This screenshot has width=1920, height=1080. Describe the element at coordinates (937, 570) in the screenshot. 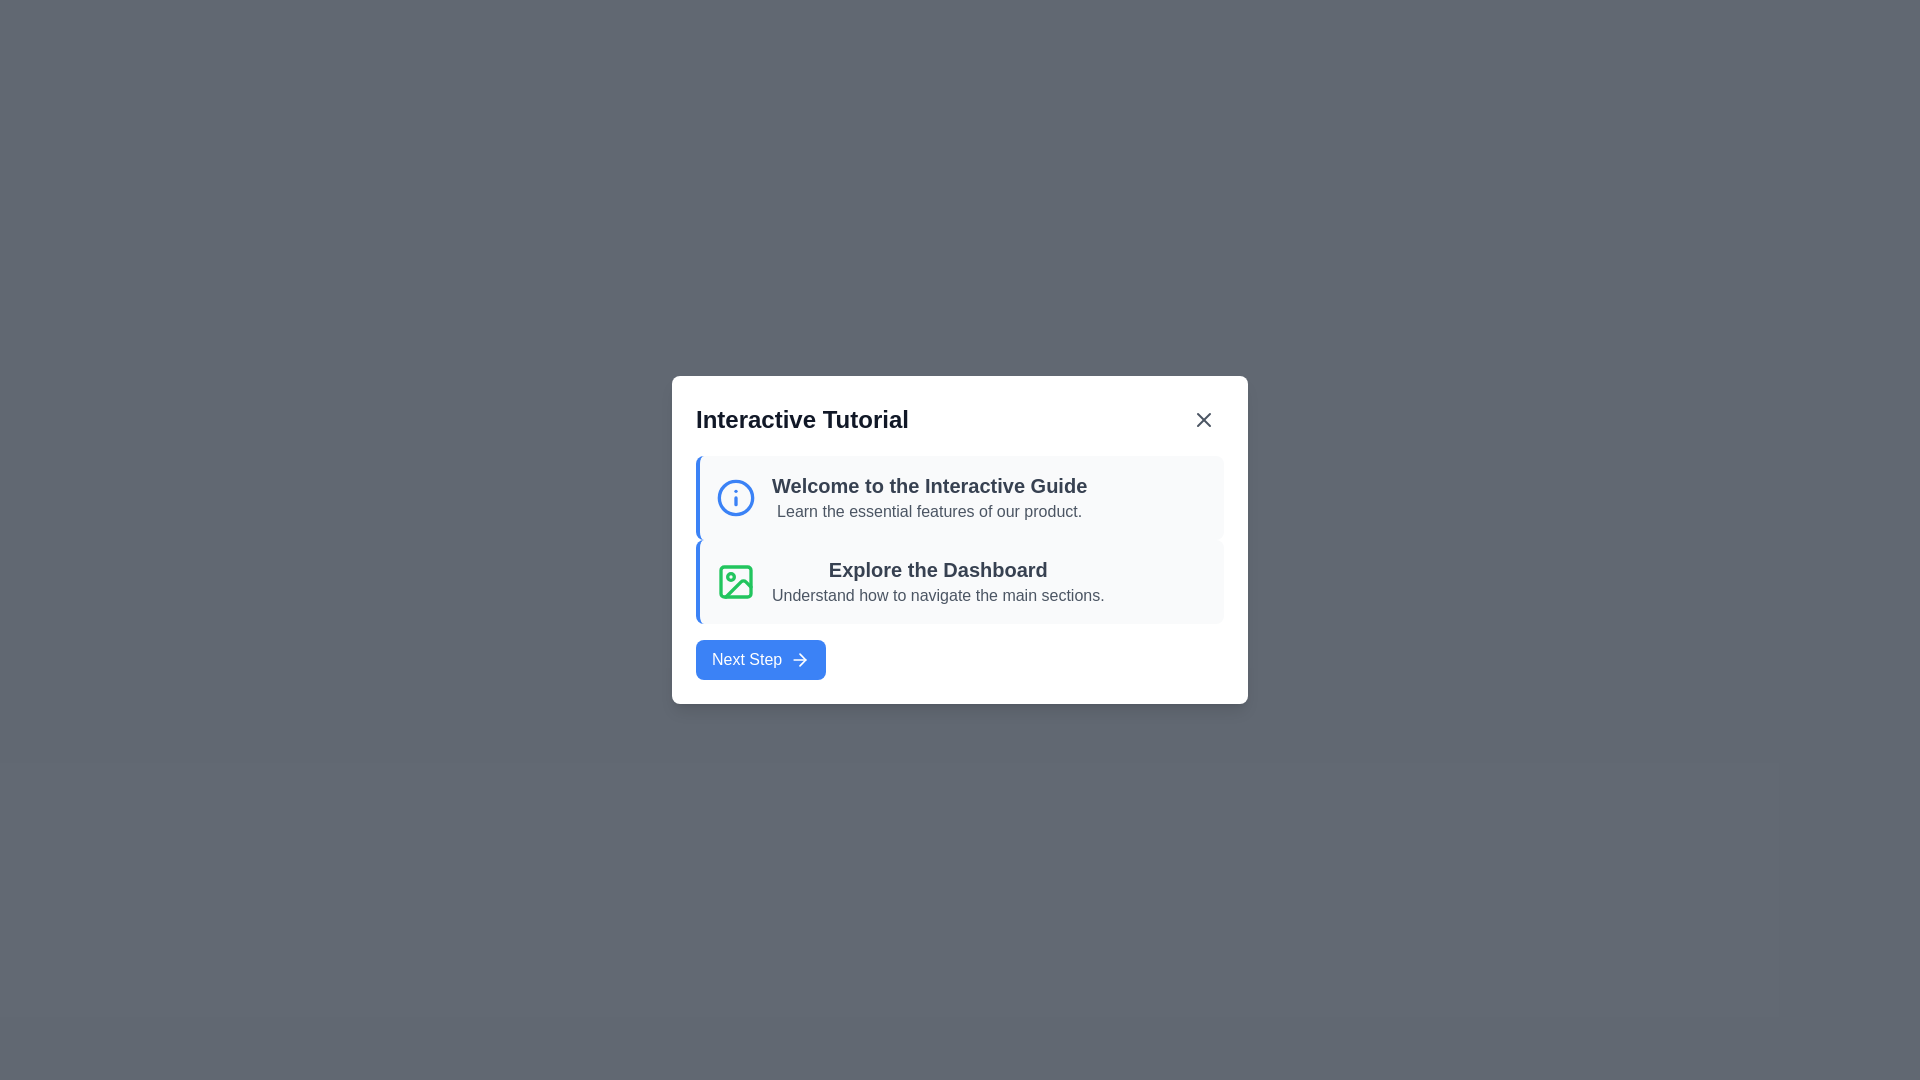

I see `the bold text label reading 'Explore the Dashboard', which is styled in dark gray with a large font size, positioned above the descriptive text and to the right of a green icon` at that location.